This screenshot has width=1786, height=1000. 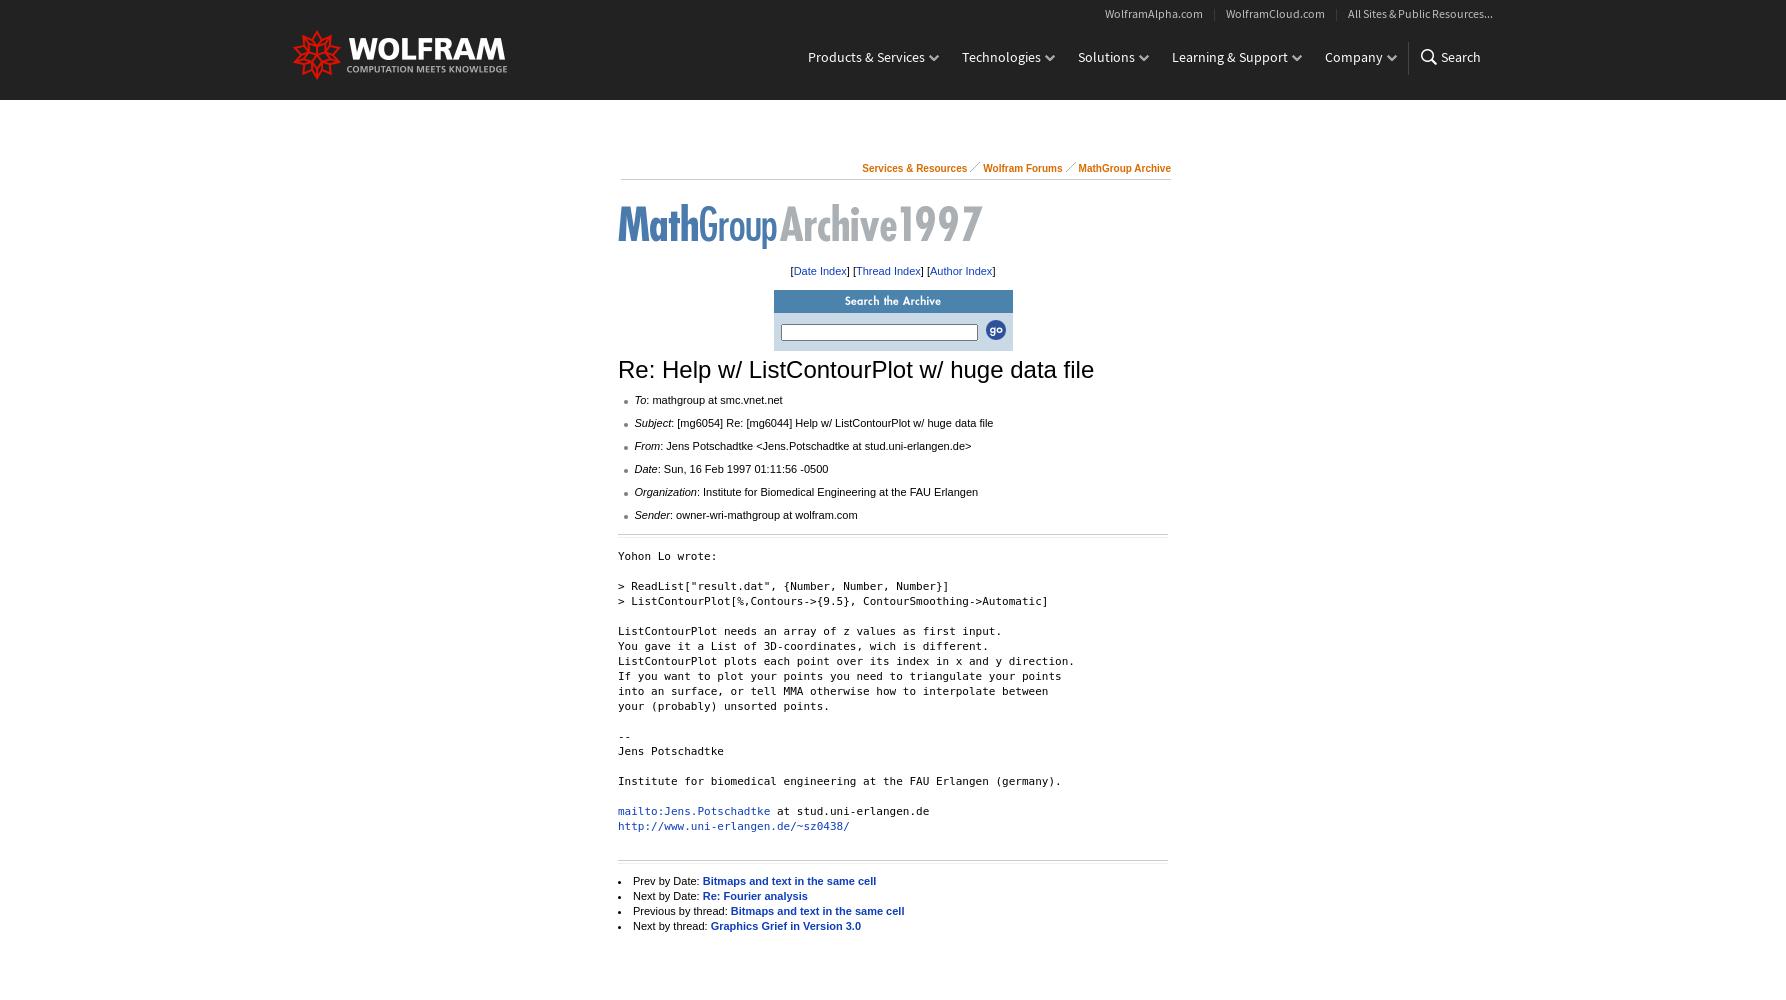 What do you see at coordinates (1022, 168) in the screenshot?
I see `'Wolfram Forums'` at bounding box center [1022, 168].